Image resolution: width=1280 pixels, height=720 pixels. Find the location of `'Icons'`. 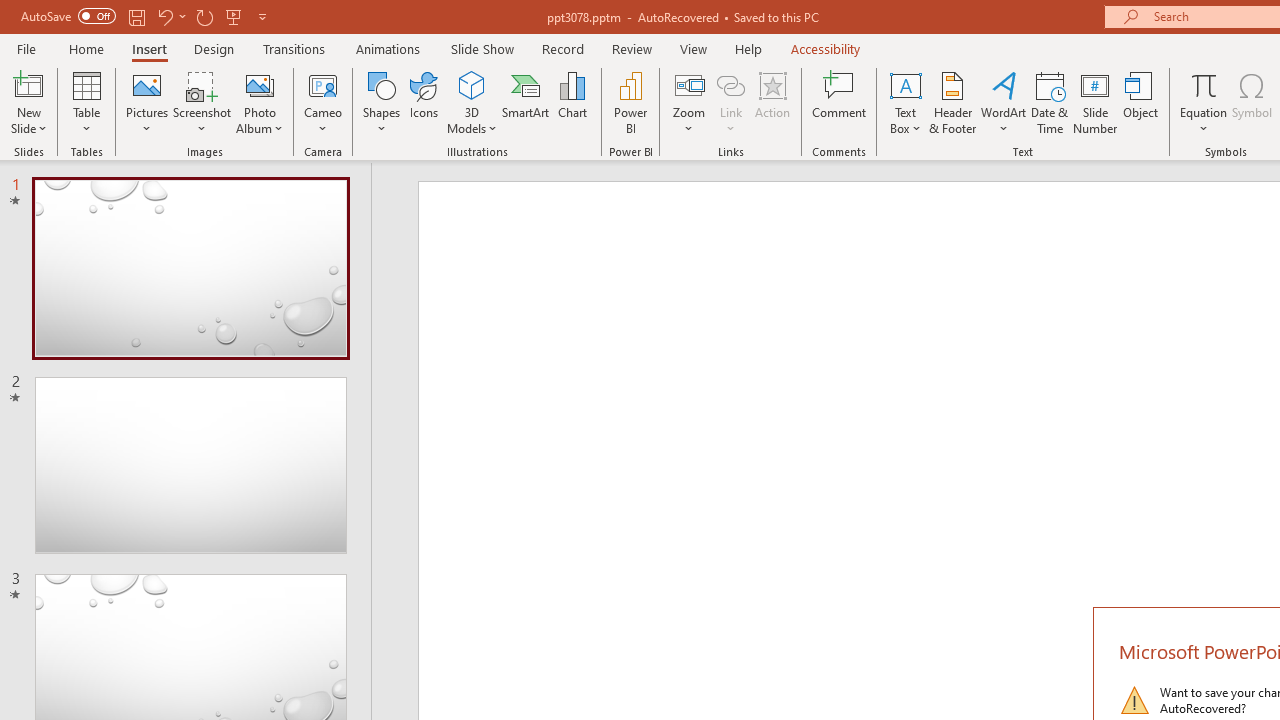

'Icons' is located at coordinates (423, 103).